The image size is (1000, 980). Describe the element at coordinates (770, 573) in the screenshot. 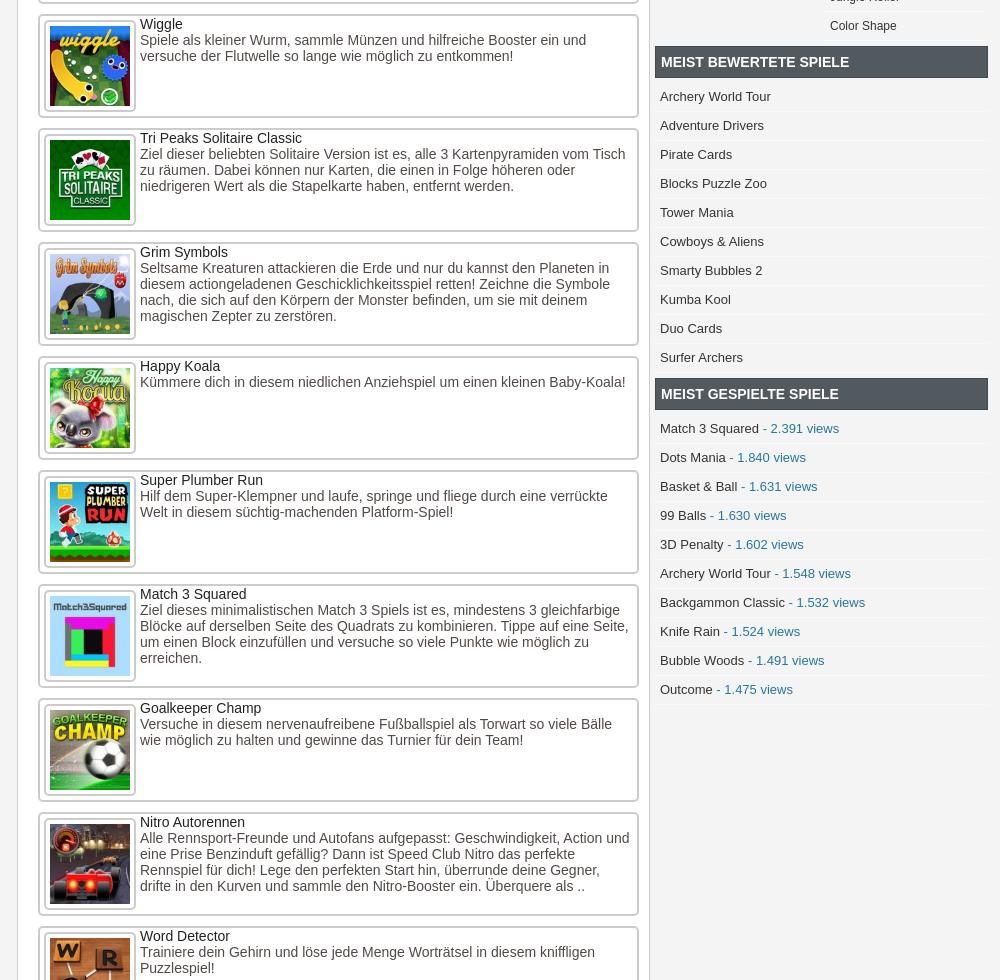

I see `'- 1.548 views'` at that location.